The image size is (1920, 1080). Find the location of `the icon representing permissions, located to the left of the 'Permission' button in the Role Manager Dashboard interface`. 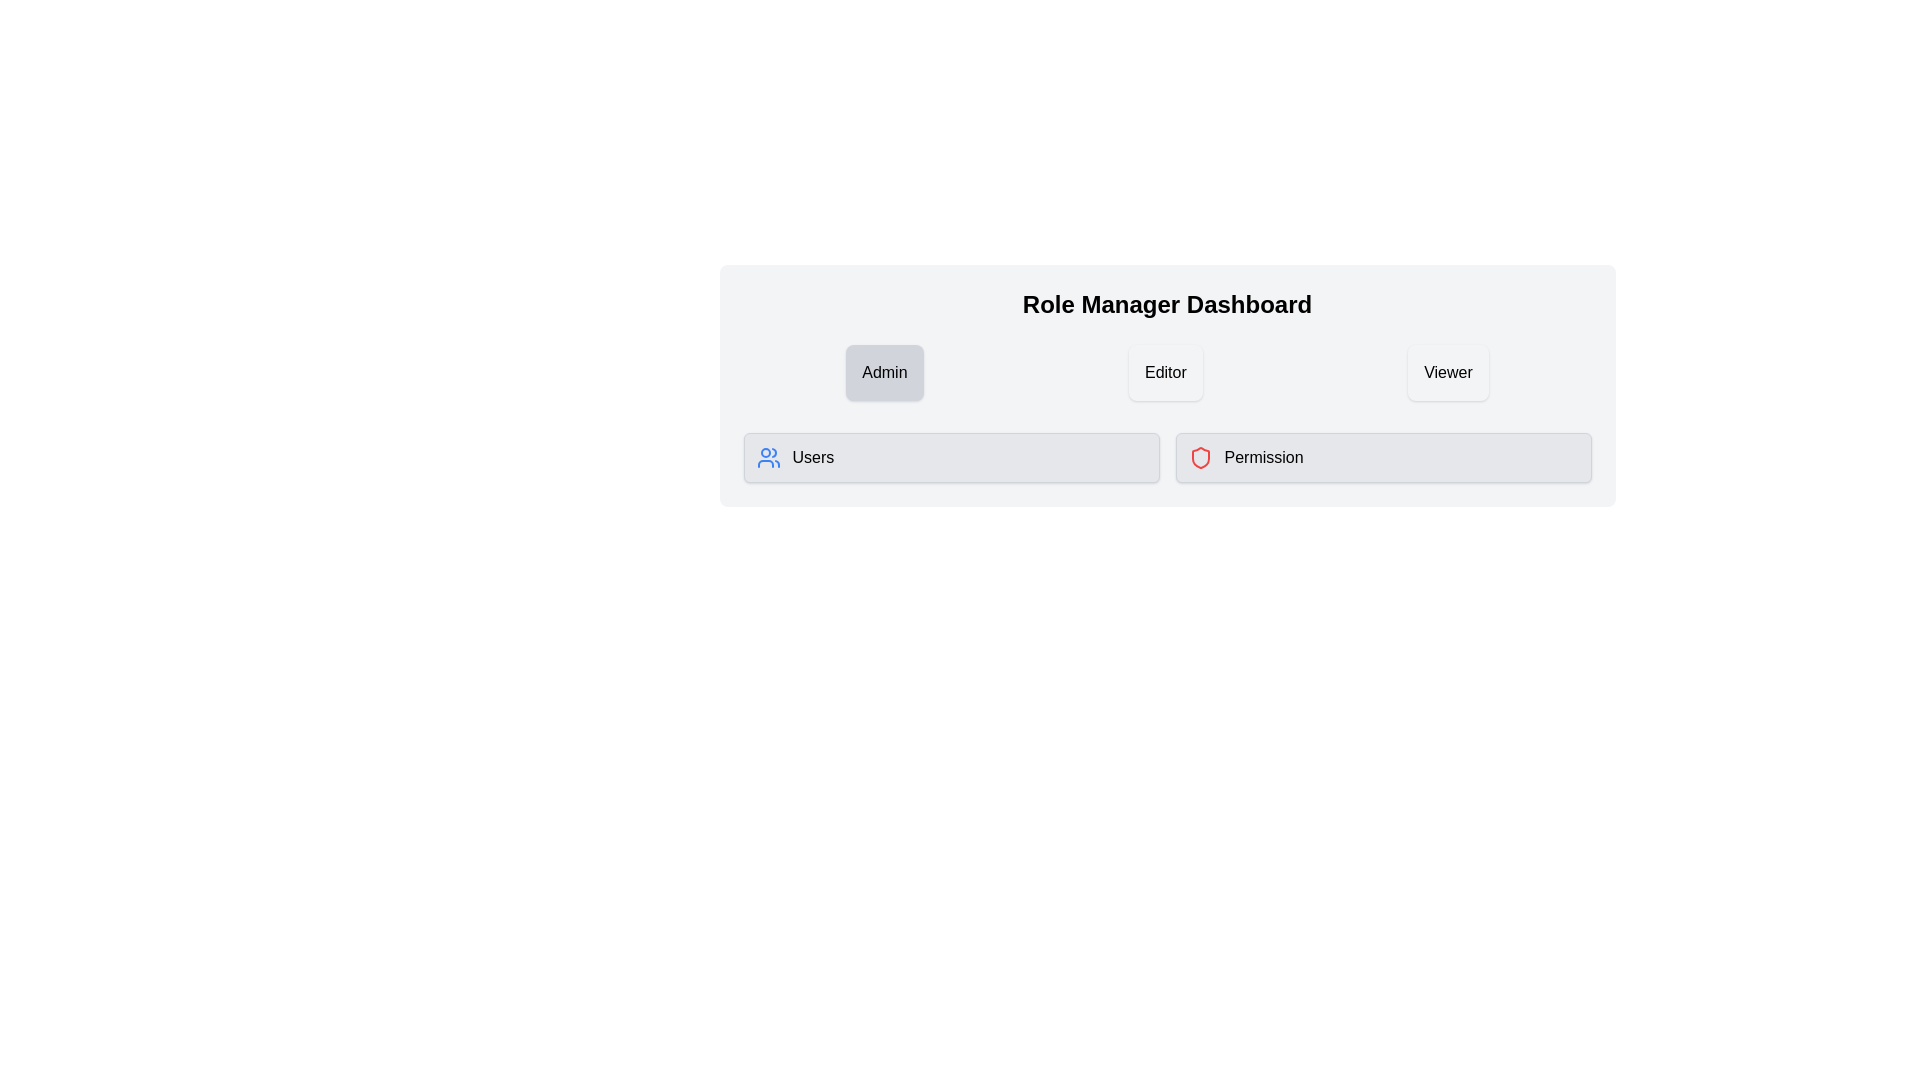

the icon representing permissions, located to the left of the 'Permission' button in the Role Manager Dashboard interface is located at coordinates (1200, 458).